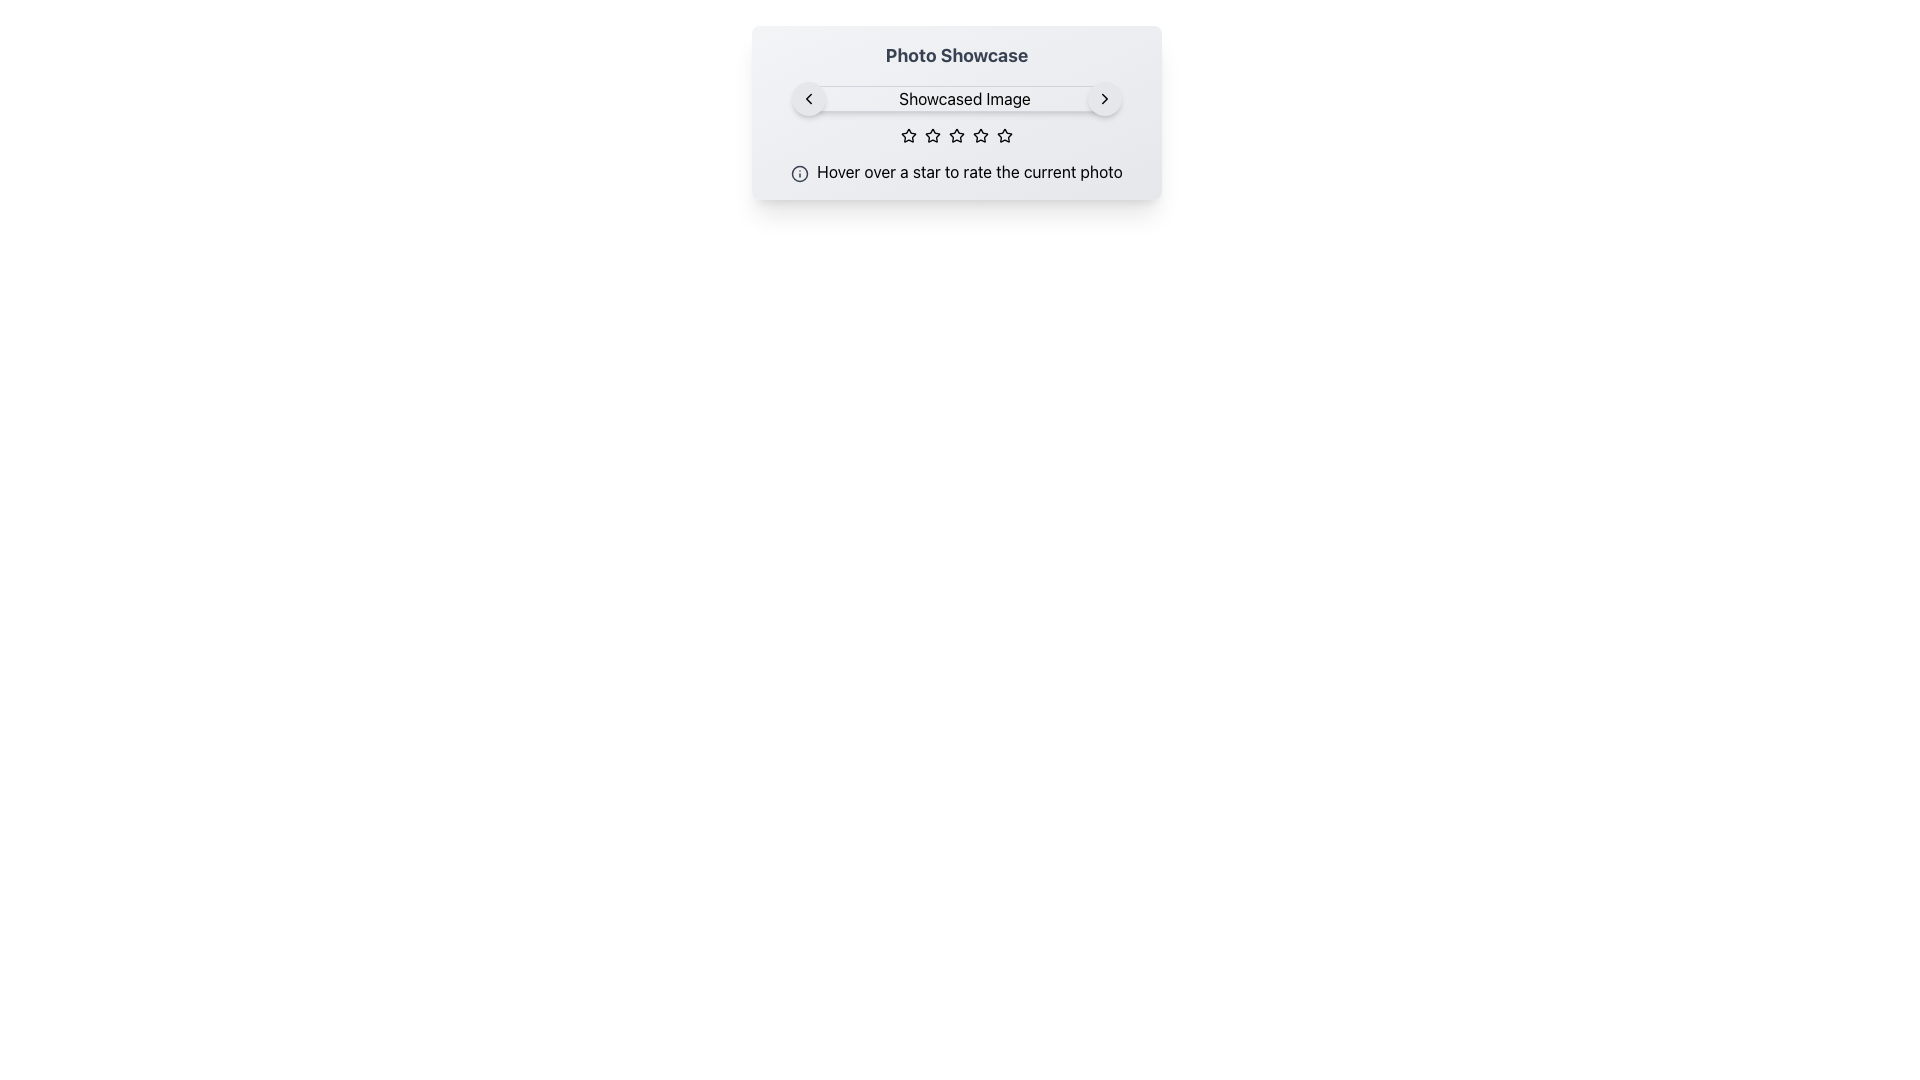 The image size is (1920, 1080). What do you see at coordinates (1004, 135) in the screenshot?
I see `the fifth star in the star-rating control system to rate the item` at bounding box center [1004, 135].